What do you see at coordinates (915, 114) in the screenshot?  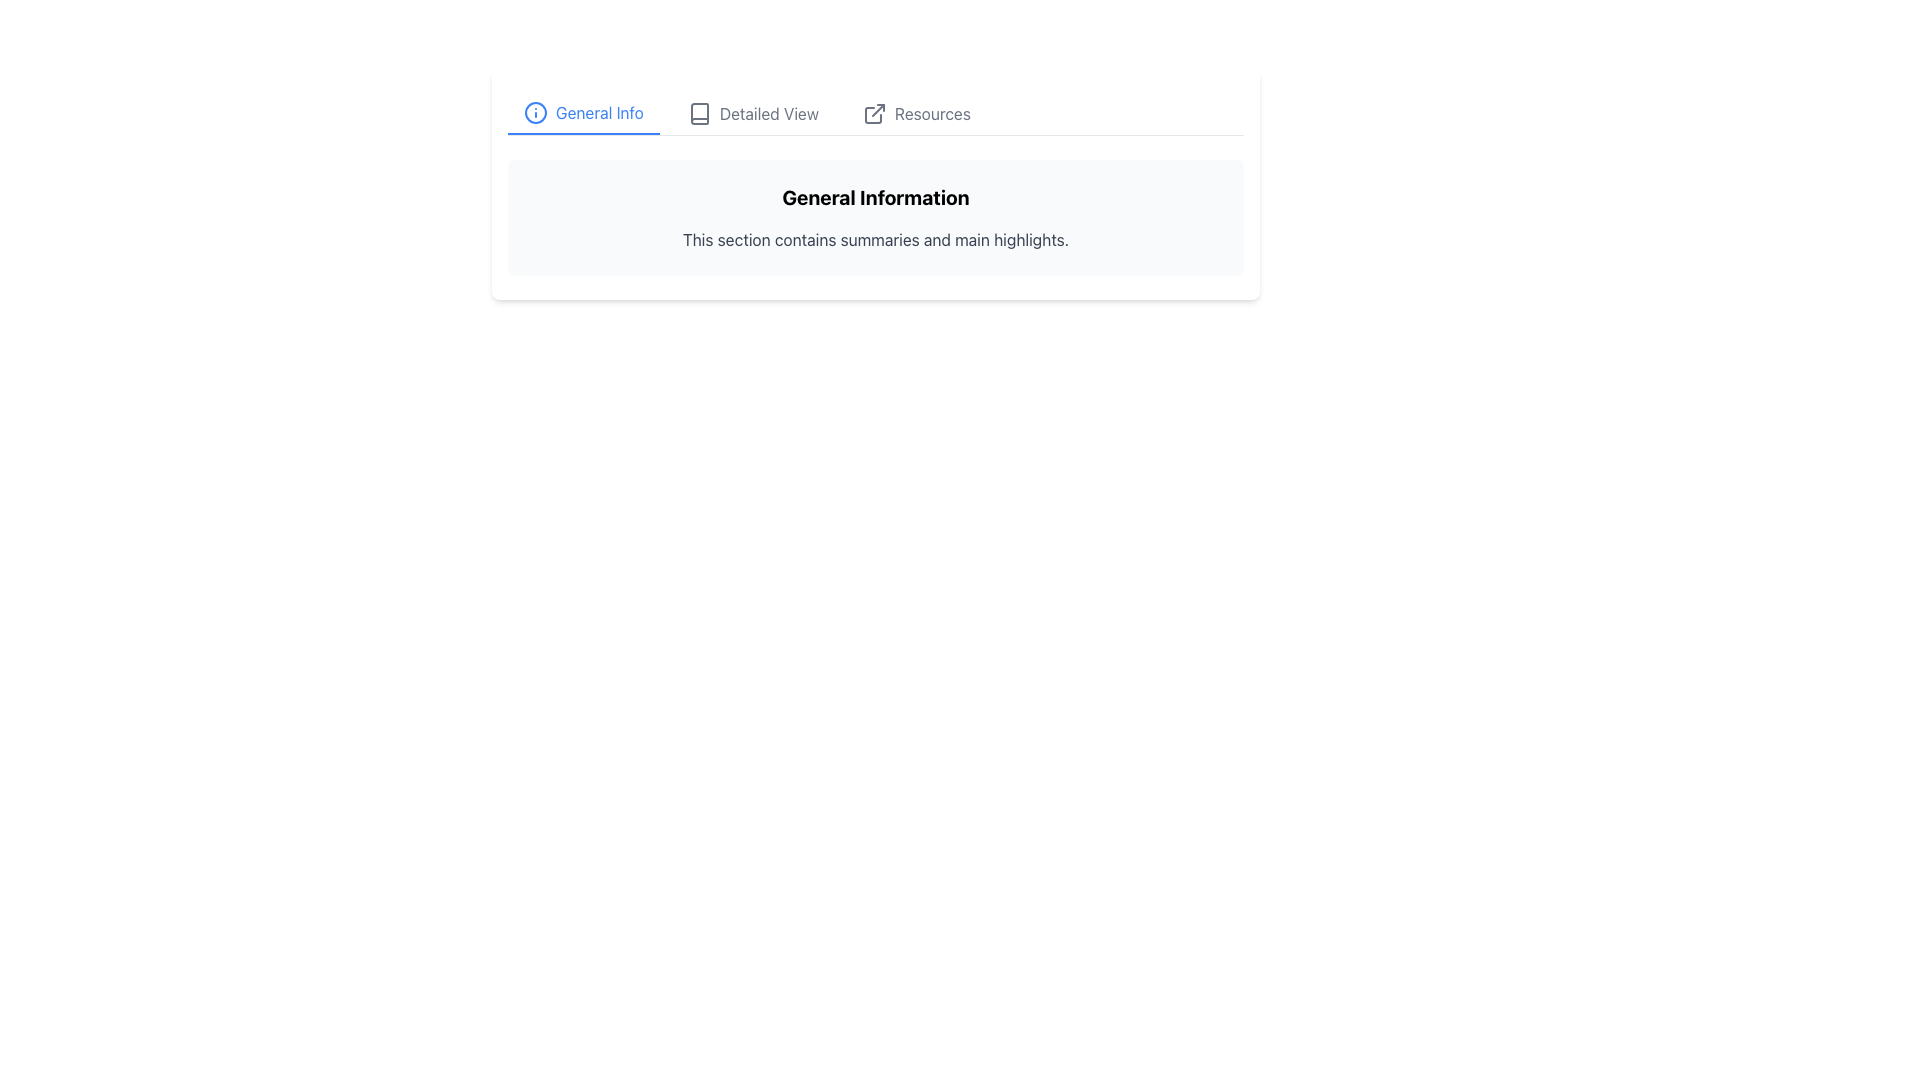 I see `the clickable text label 'Resources' with an external link icon` at bounding box center [915, 114].